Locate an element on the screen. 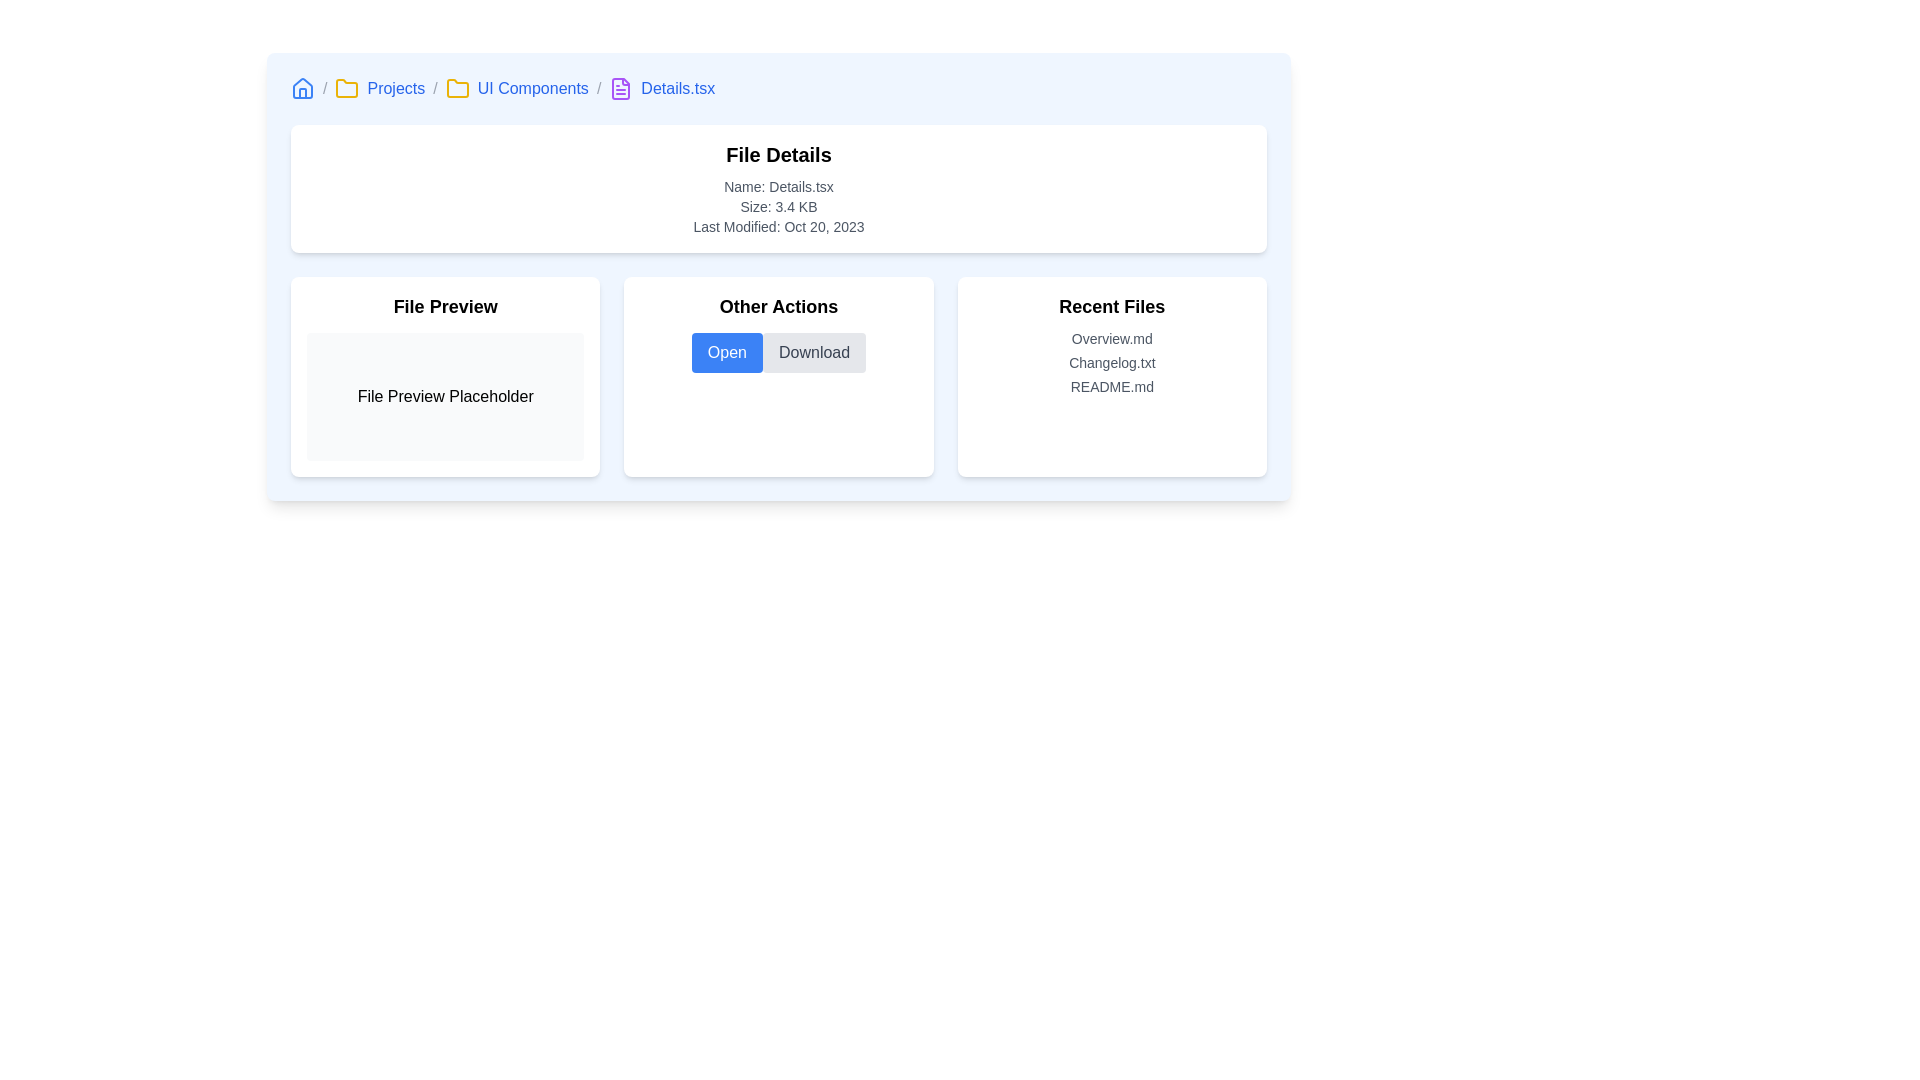 Image resolution: width=1920 pixels, height=1080 pixels. the Text Label displaying the current file or location in the breadcrumb navigation system, which is the last item in the sequence '/Projects/UI Components/Details.tsx' is located at coordinates (677, 87).